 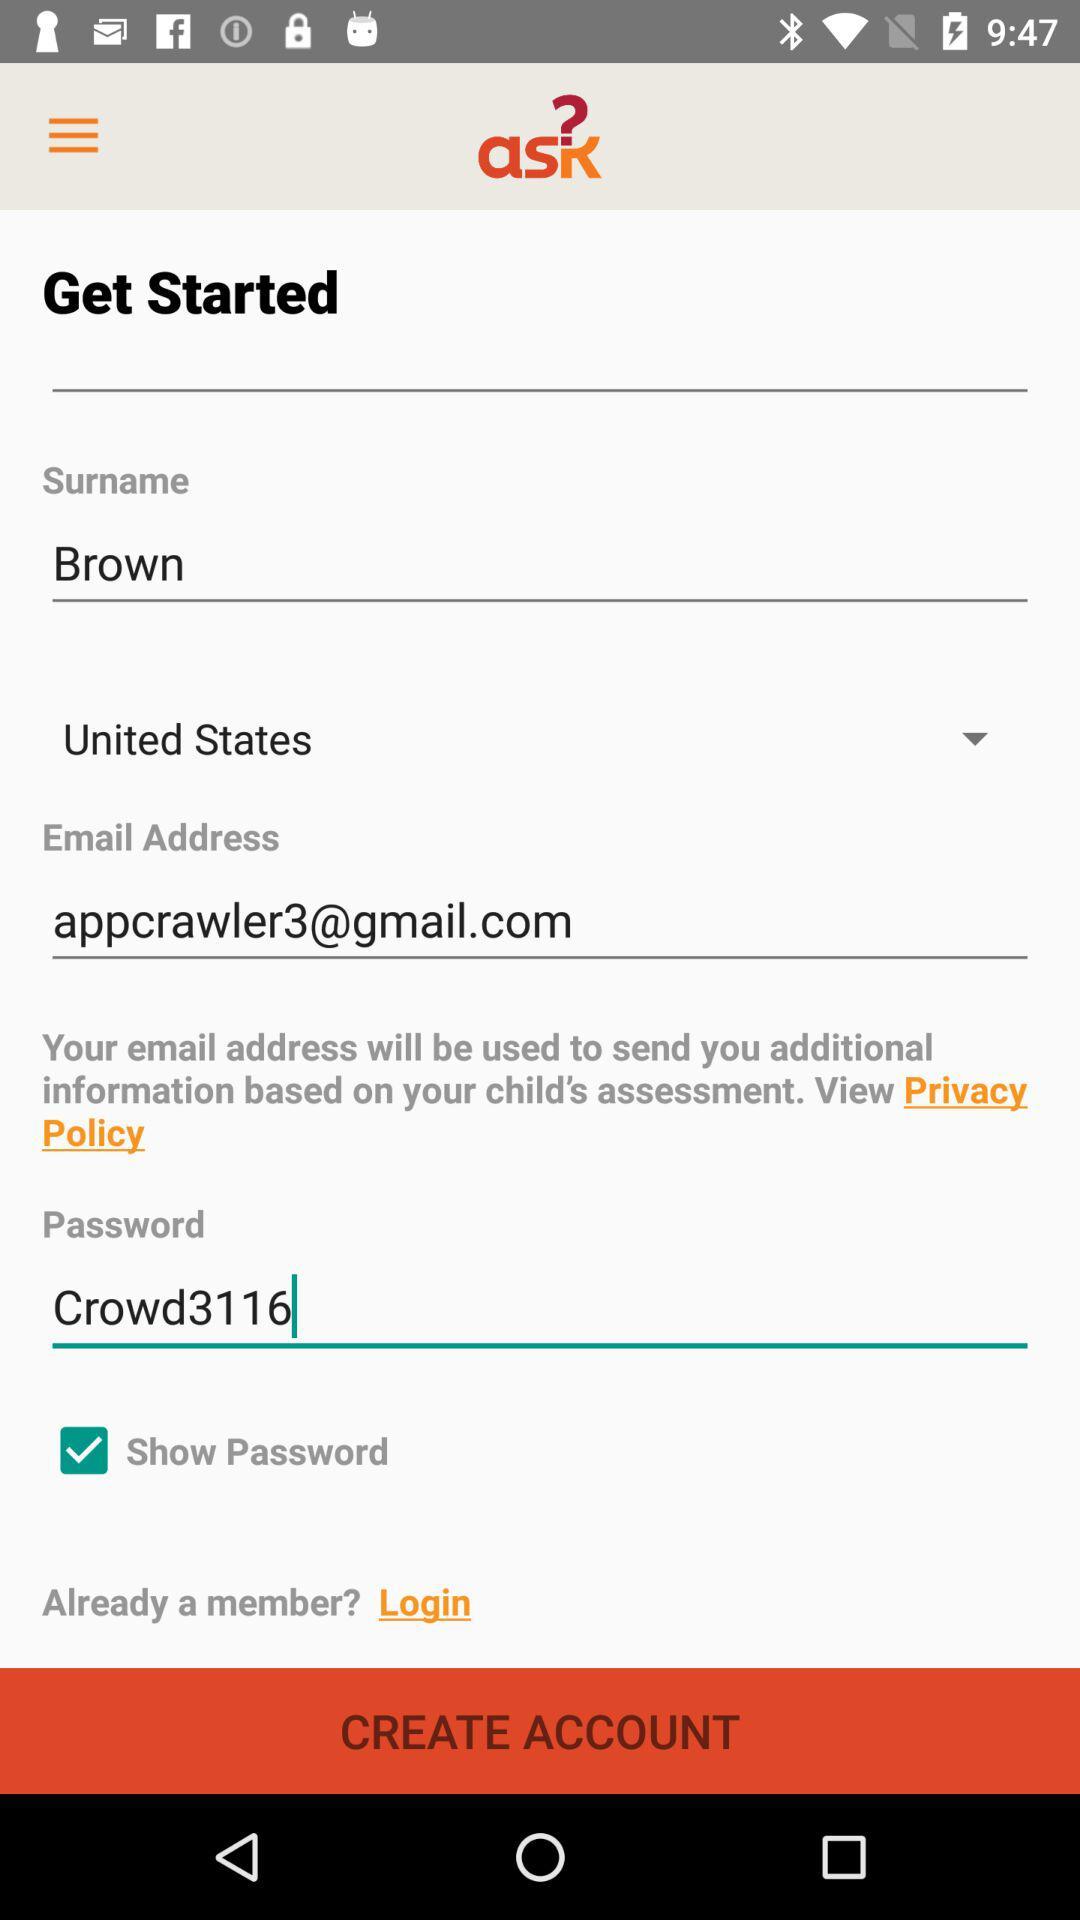 What do you see at coordinates (560, 1601) in the screenshot?
I see `already a member` at bounding box center [560, 1601].